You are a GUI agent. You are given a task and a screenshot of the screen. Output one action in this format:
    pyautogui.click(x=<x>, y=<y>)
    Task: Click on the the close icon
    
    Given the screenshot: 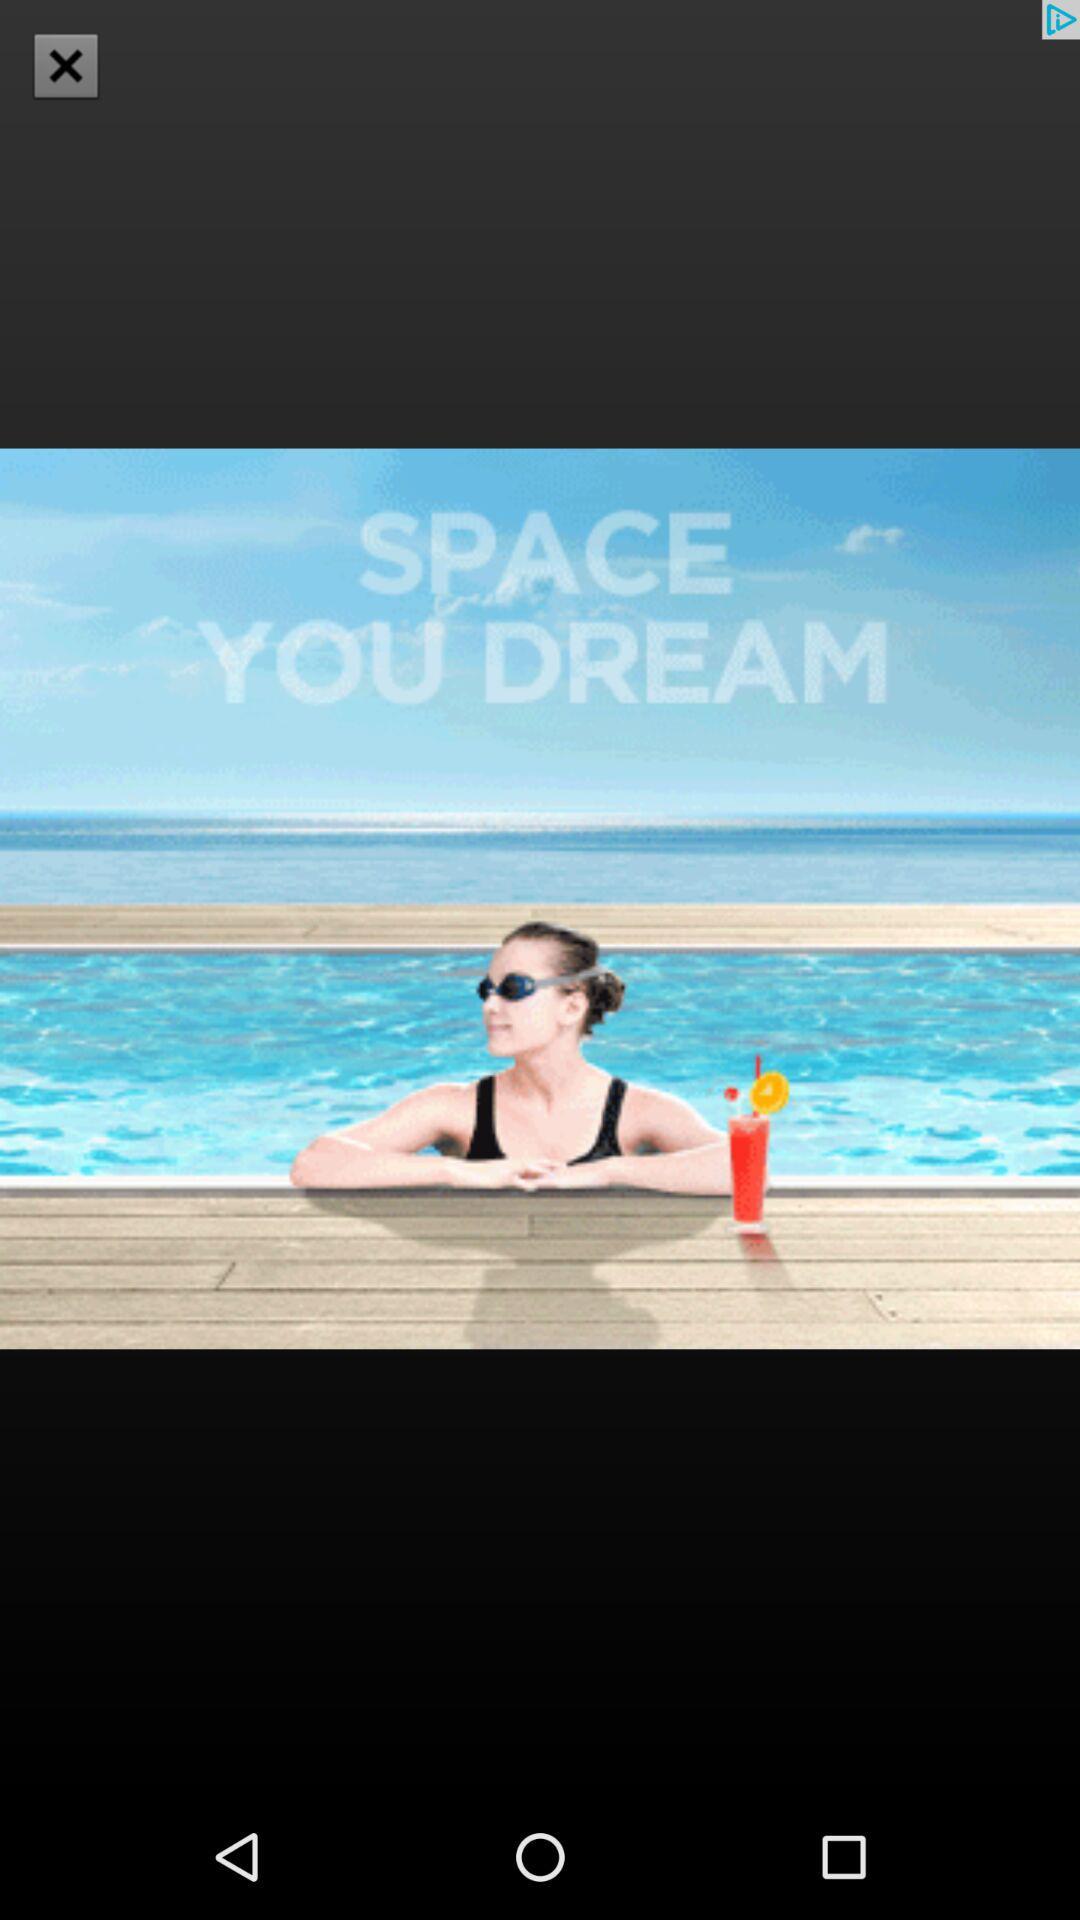 What is the action you would take?
    pyautogui.click(x=64, y=70)
    